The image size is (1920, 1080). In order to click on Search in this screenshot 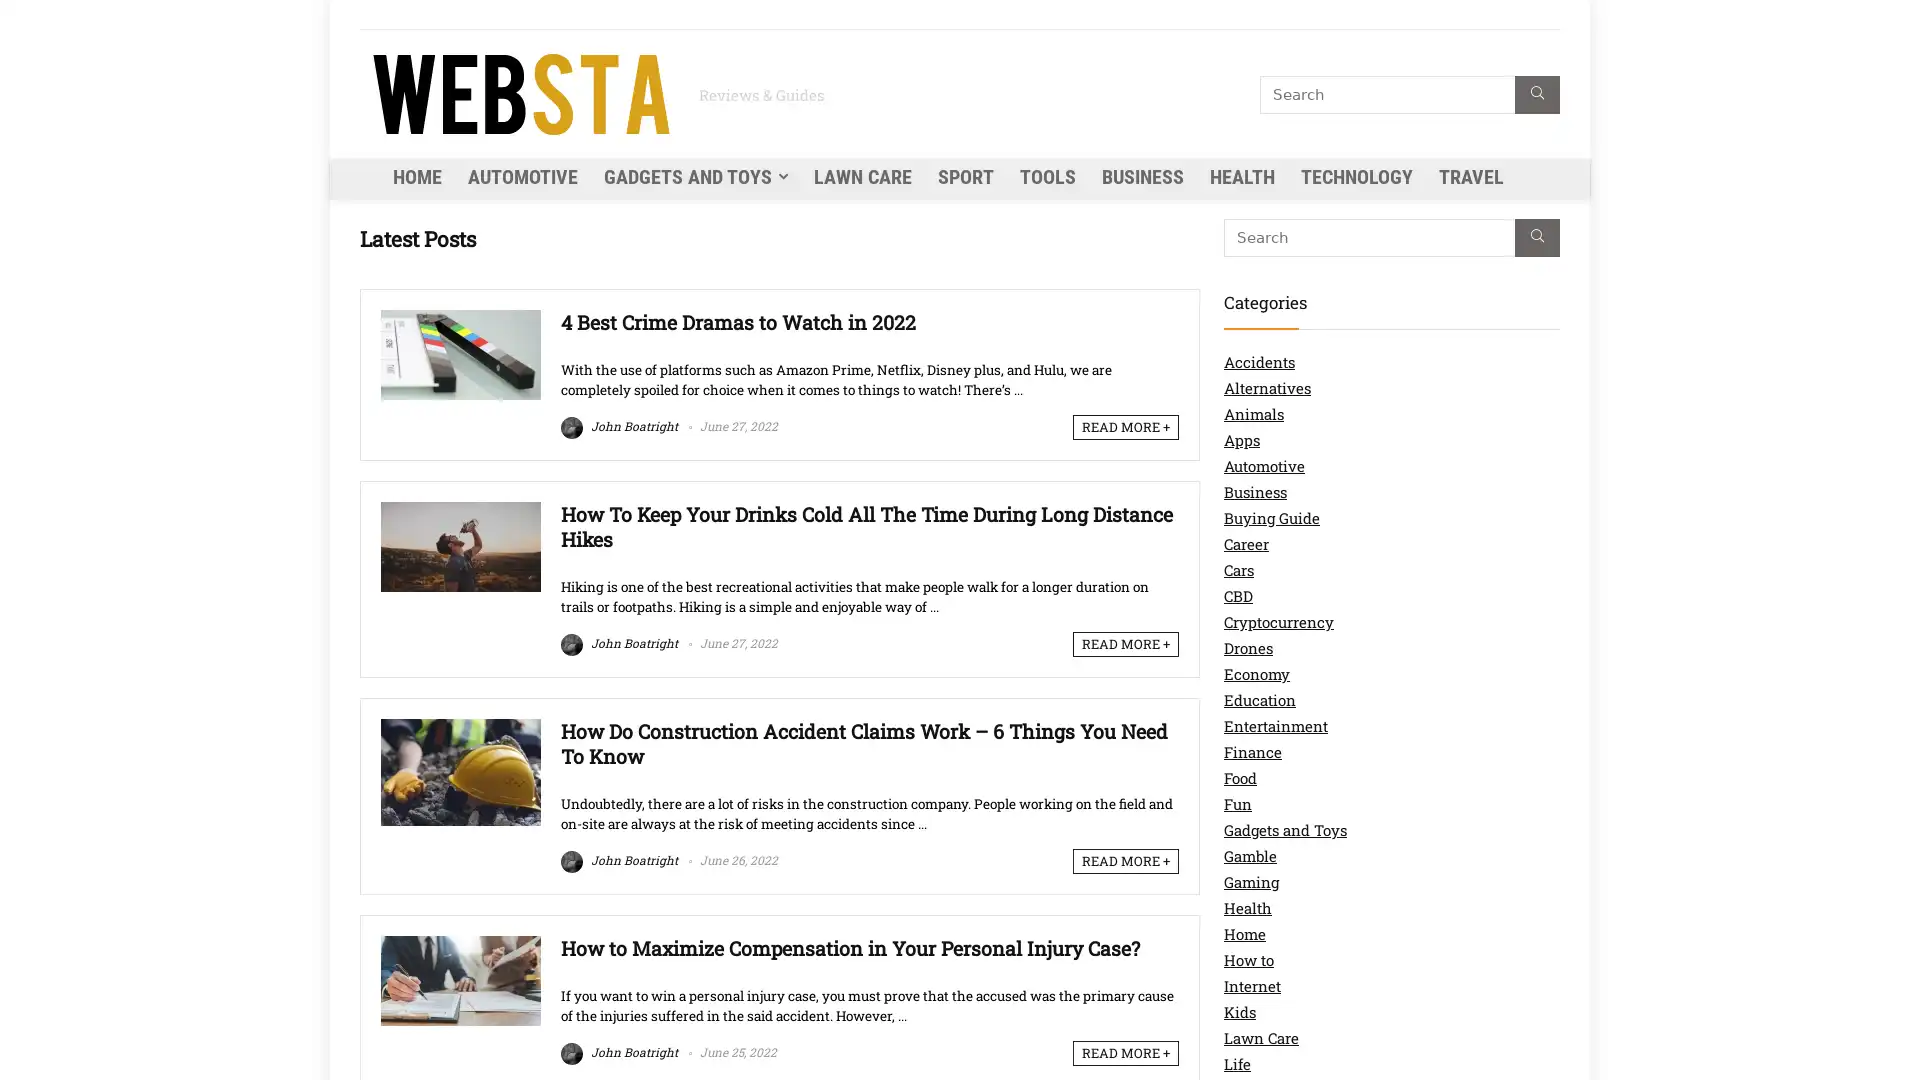, I will do `click(1536, 95)`.